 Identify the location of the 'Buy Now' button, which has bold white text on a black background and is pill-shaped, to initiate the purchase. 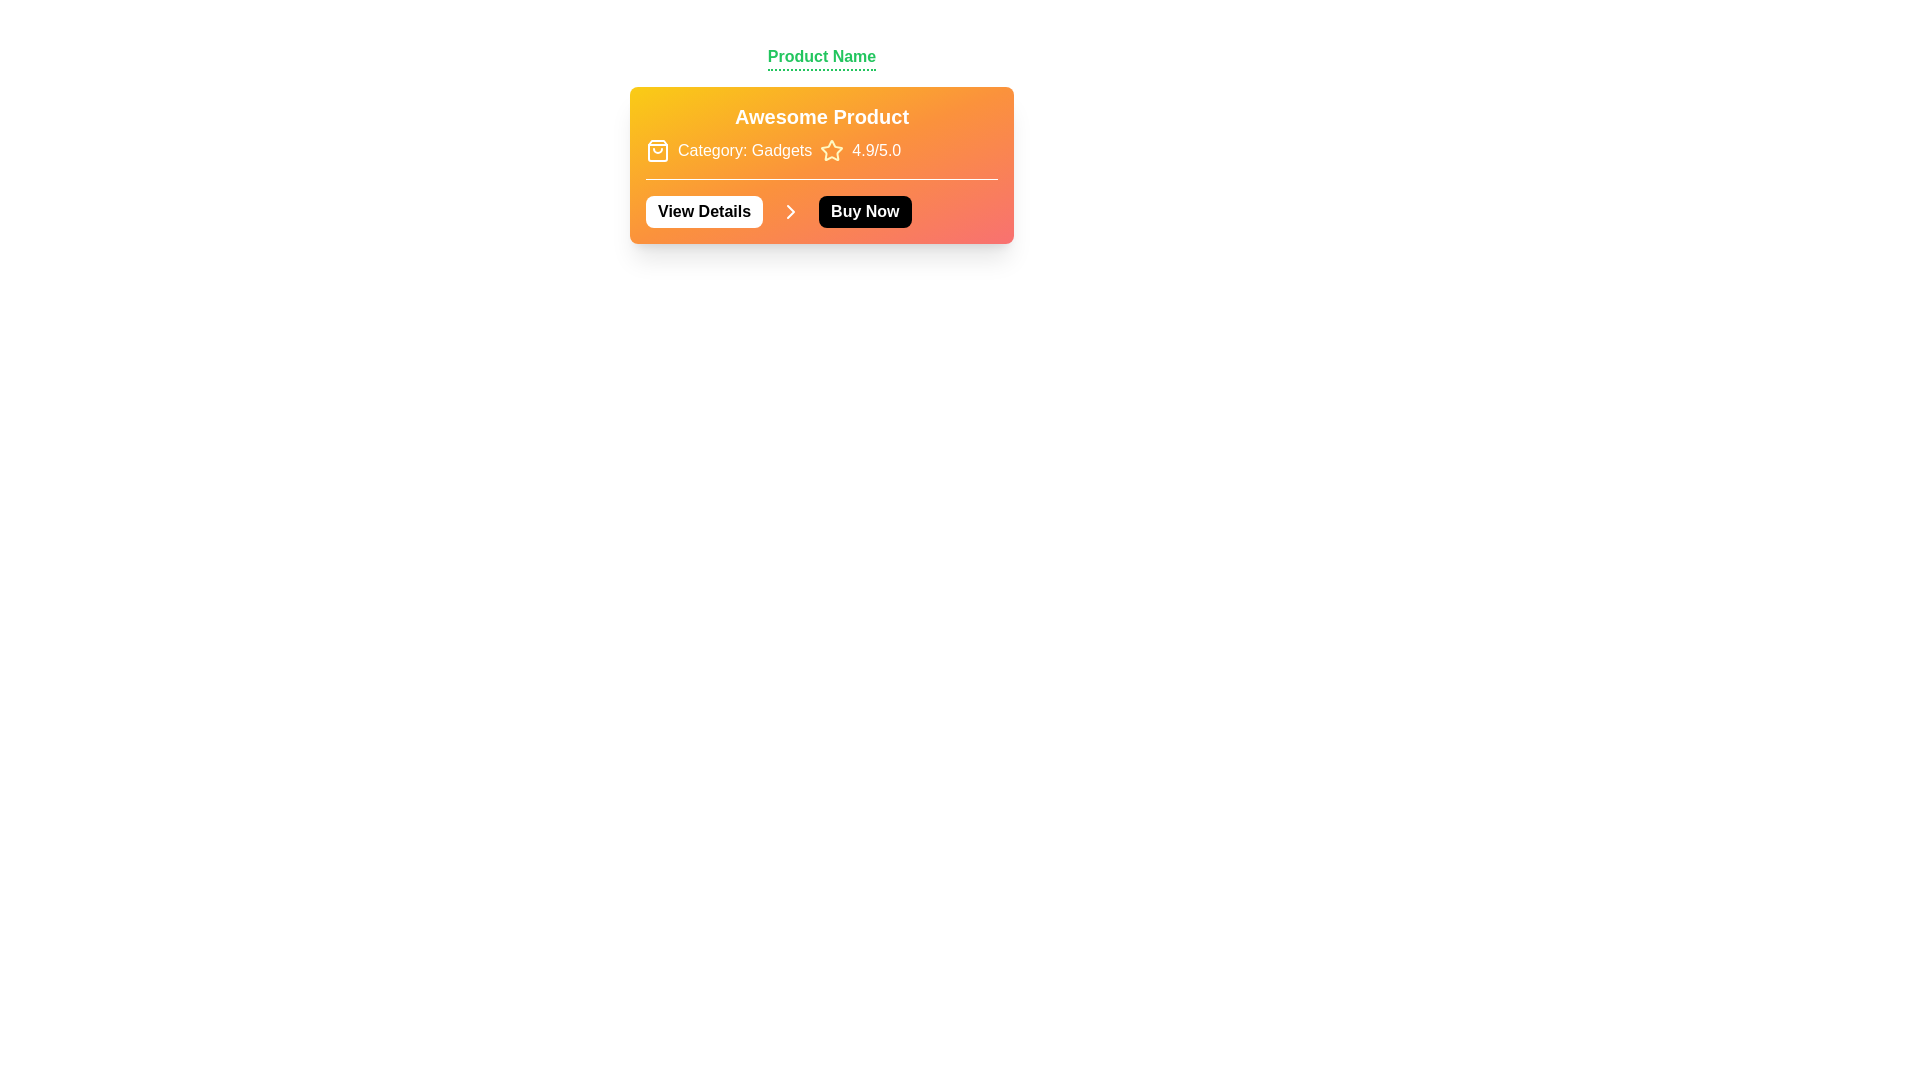
(864, 212).